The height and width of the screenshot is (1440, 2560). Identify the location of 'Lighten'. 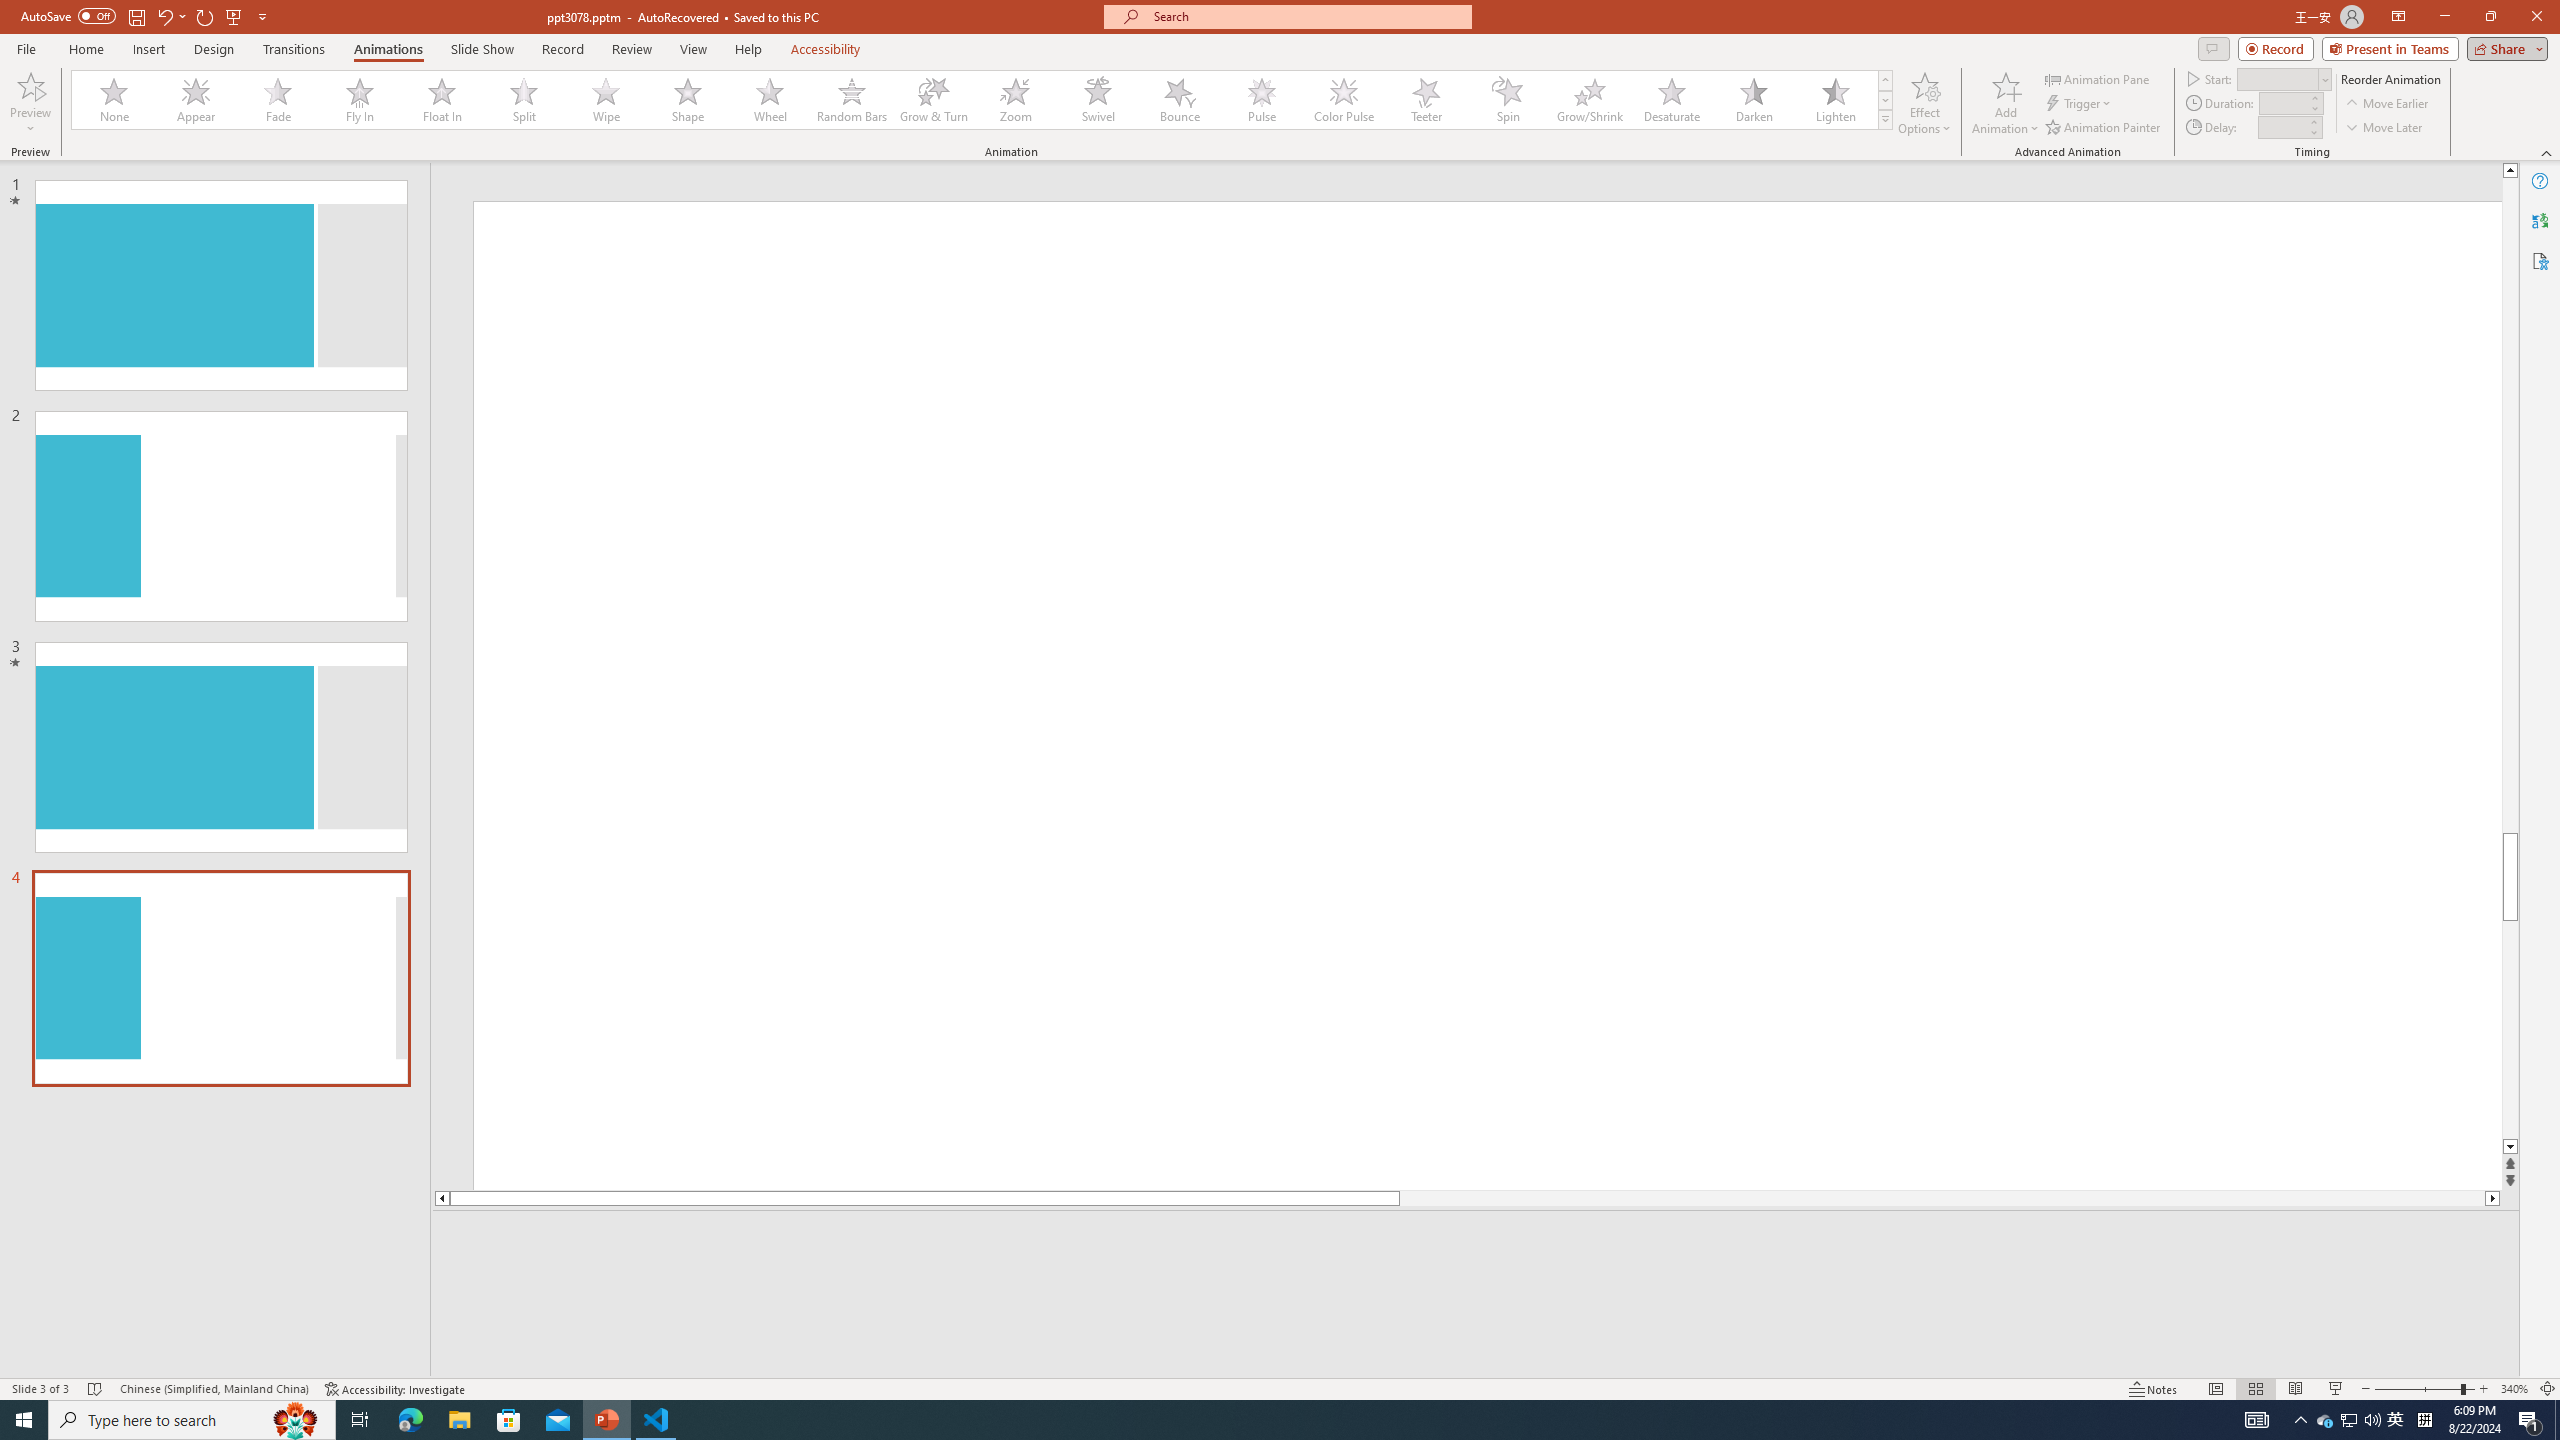
(1834, 99).